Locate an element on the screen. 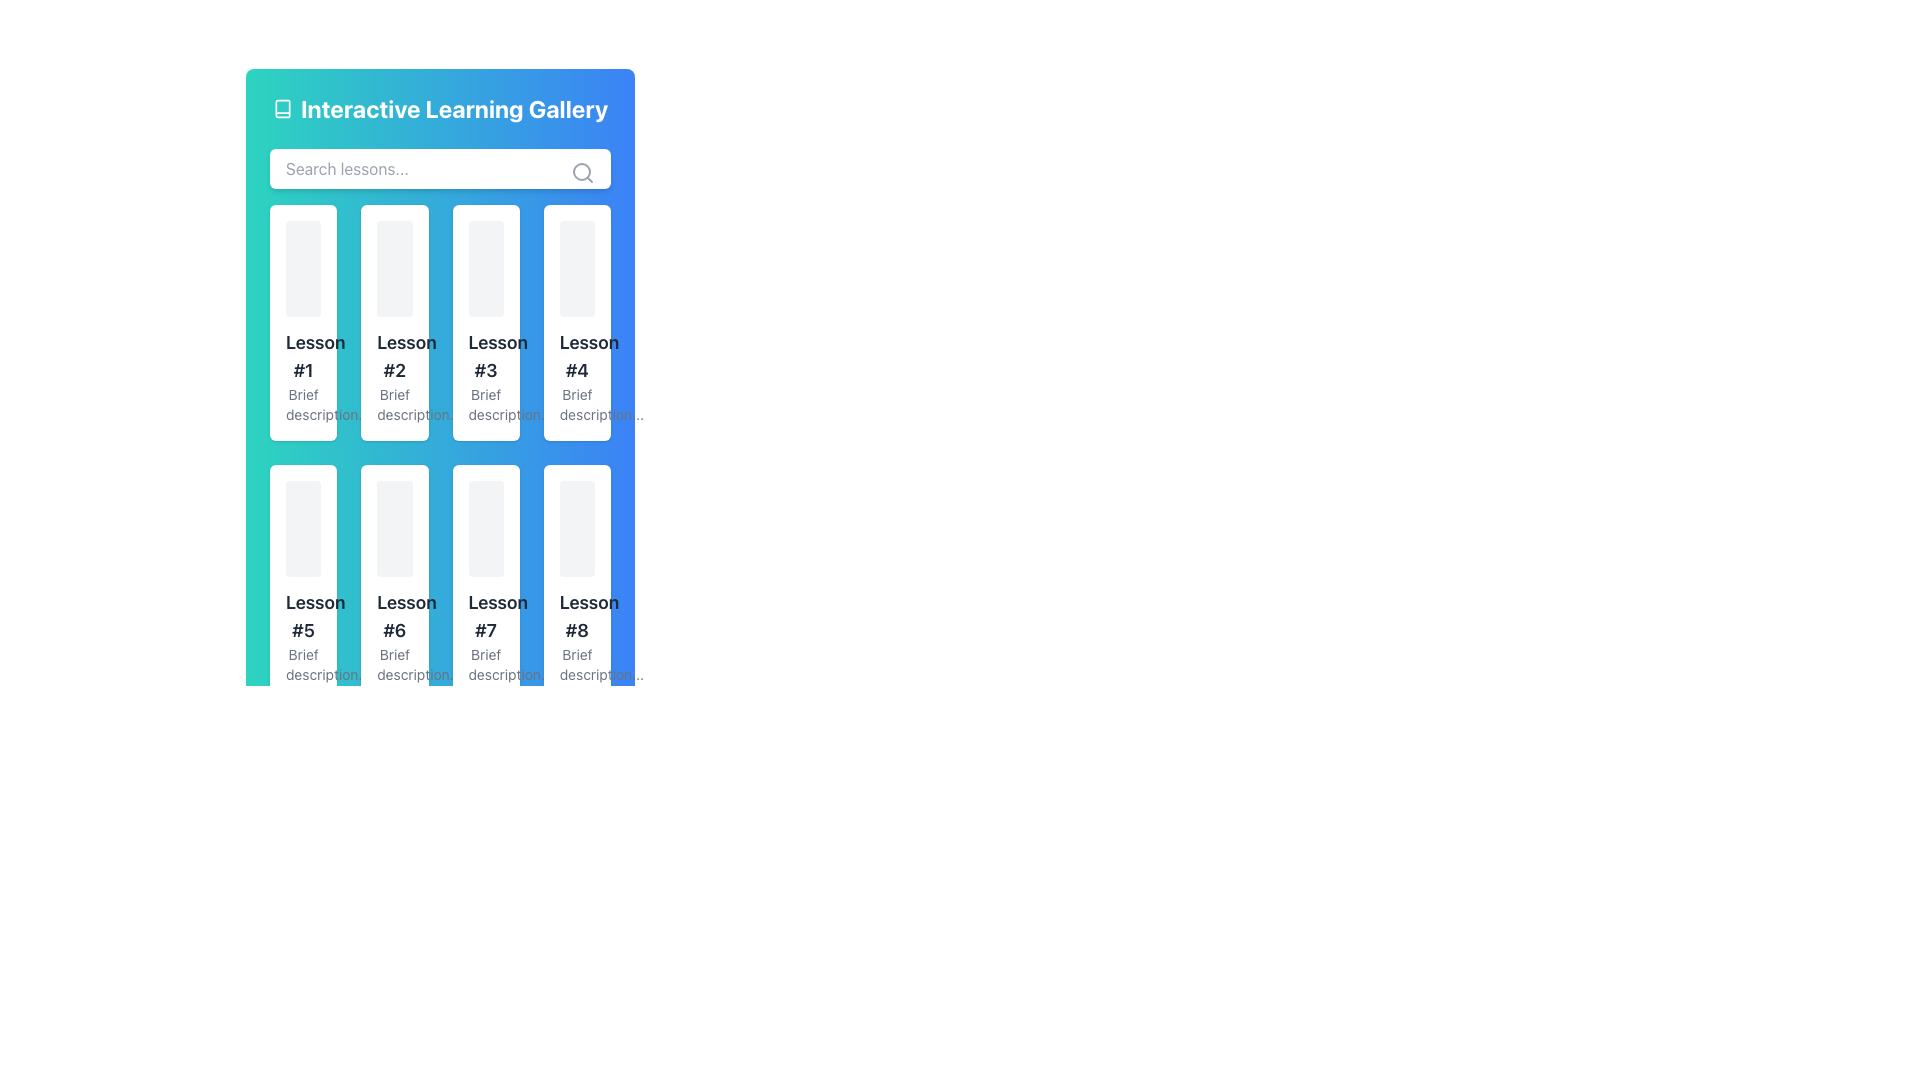 Image resolution: width=1920 pixels, height=1080 pixels. the rectangular card with a white background that contains 'Lesson #8' and a brief description, located in the second row and fourth column of the lesson cards grid is located at coordinates (576, 582).